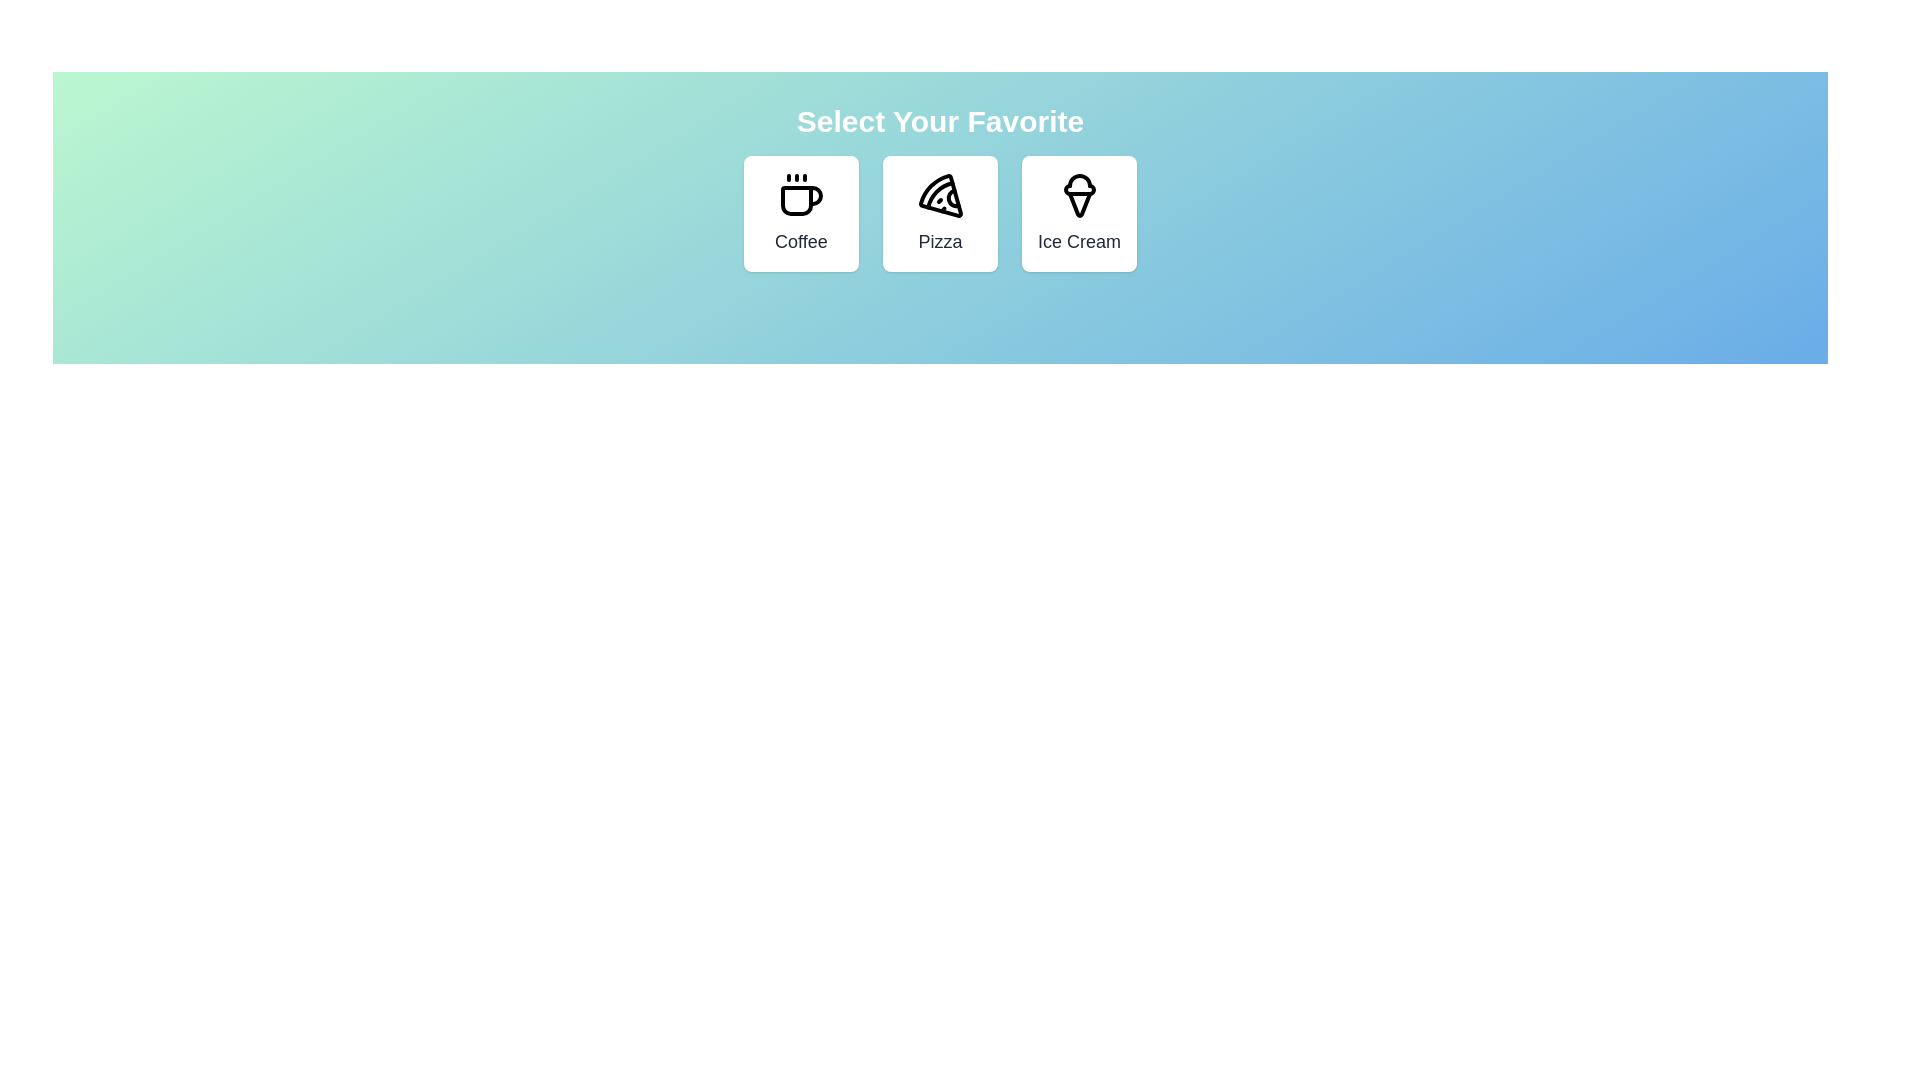 The height and width of the screenshot is (1080, 1920). I want to click on the text label reading 'Coffee' which is displayed in a medium-sized font, dark gray color on a white background, centered below a coffee cup icon in the first card under the heading 'Select Your Favorite', so click(801, 241).